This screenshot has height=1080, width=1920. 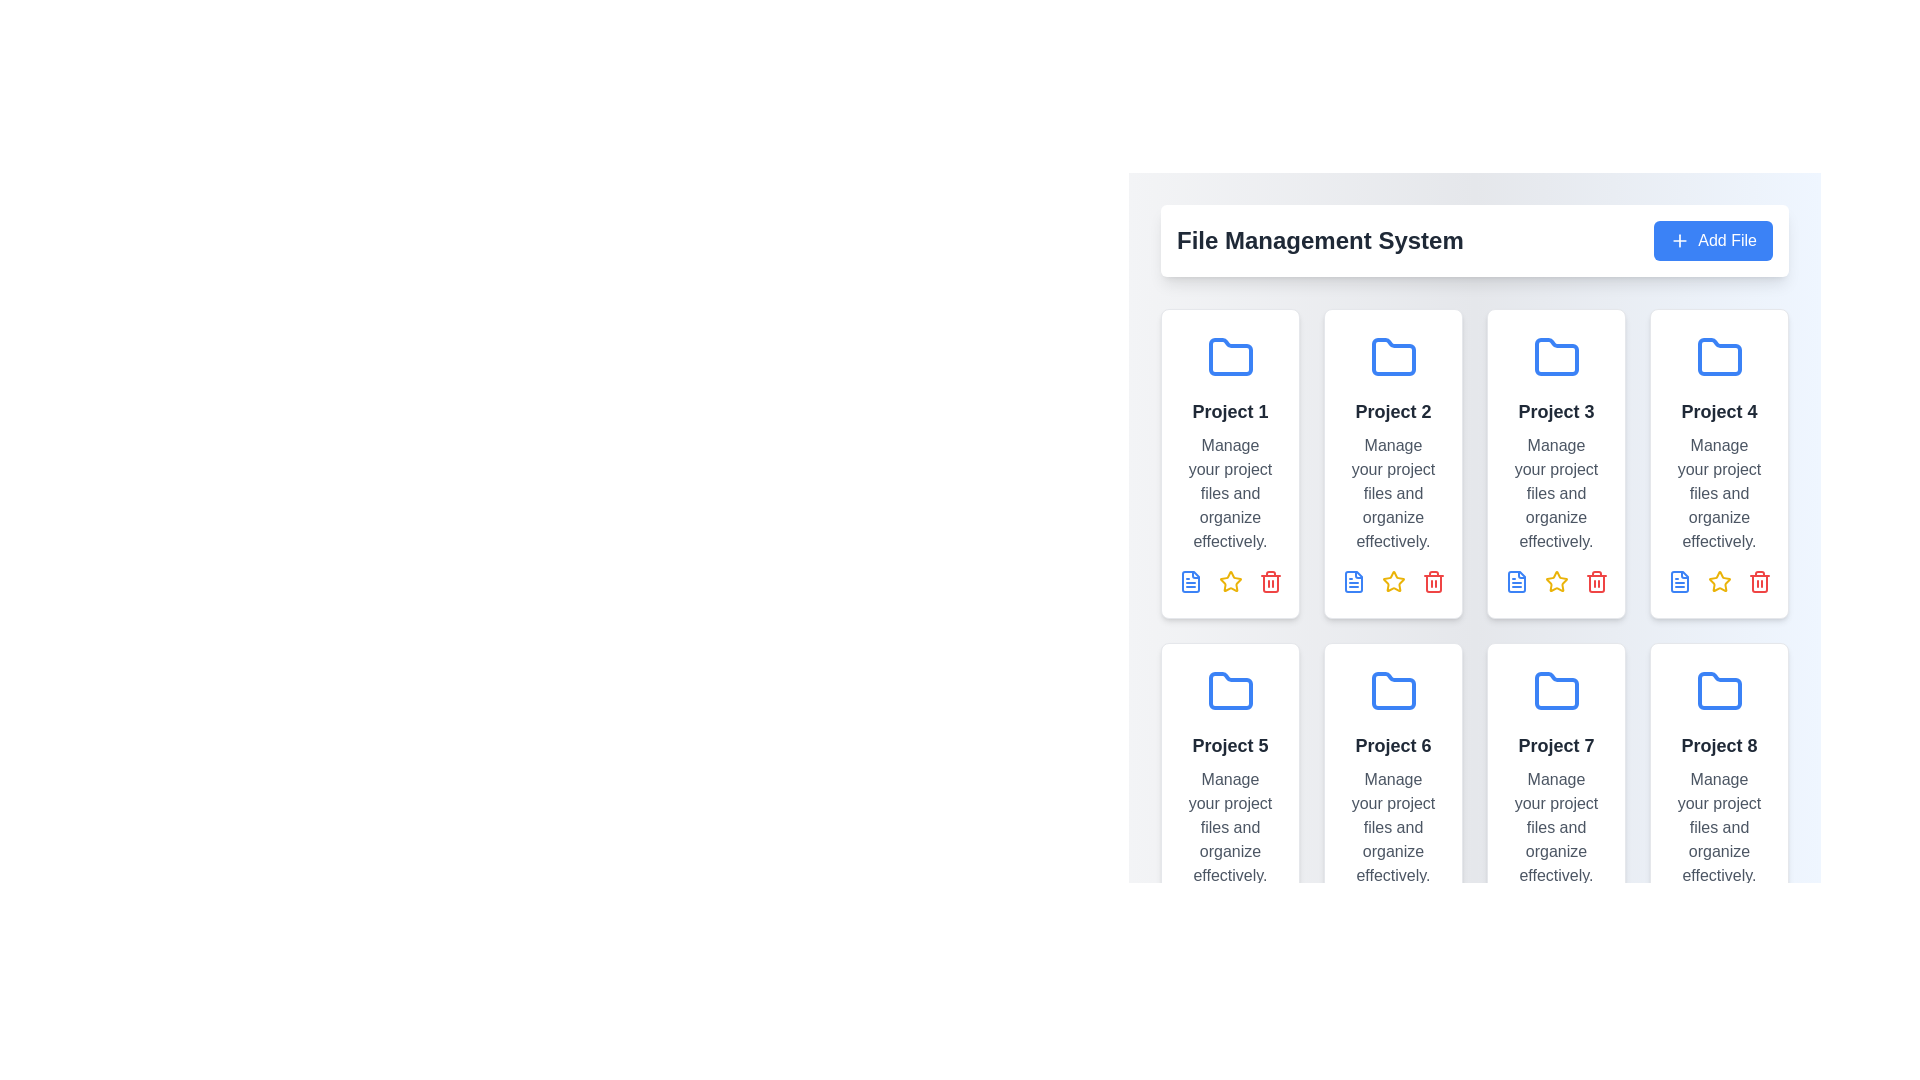 I want to click on the blue folder icon labeled 'Project 5' in the project items grid to interact with it, so click(x=1229, y=689).